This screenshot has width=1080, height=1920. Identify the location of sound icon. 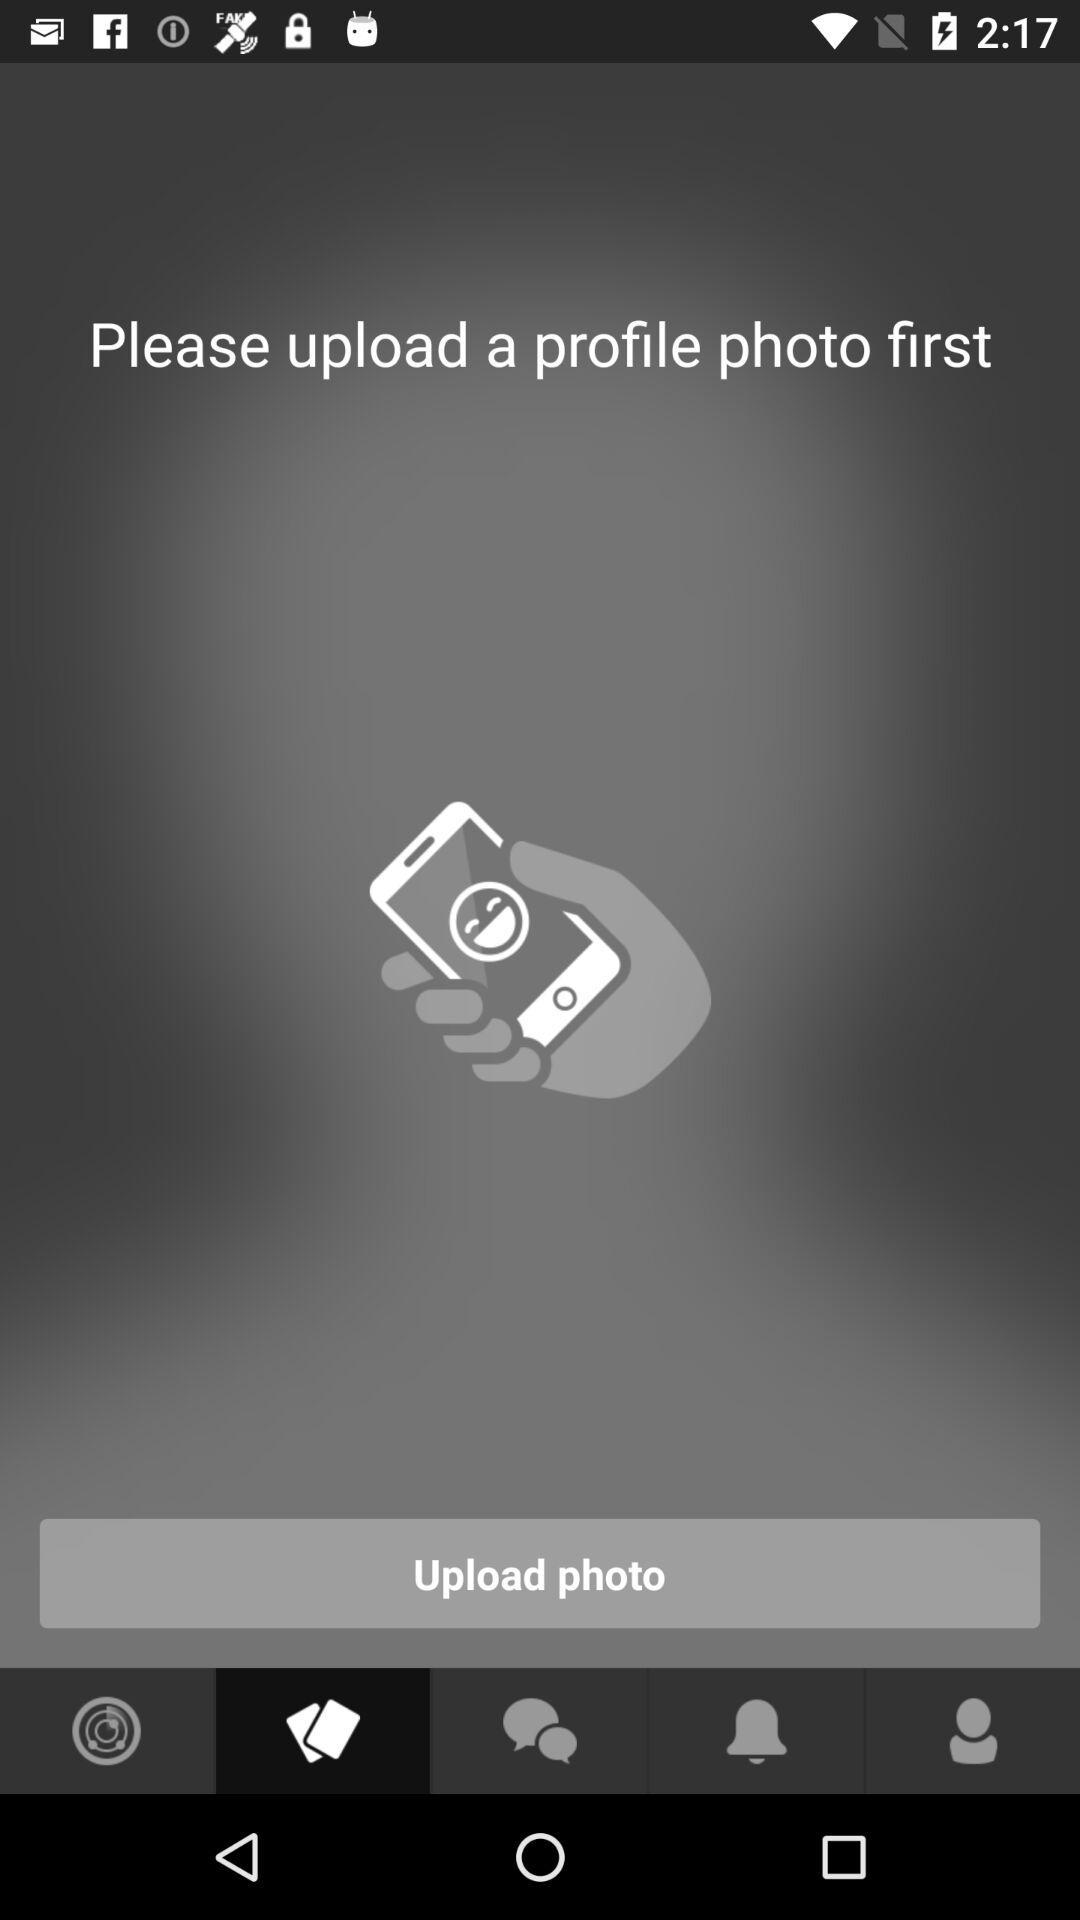
(106, 1730).